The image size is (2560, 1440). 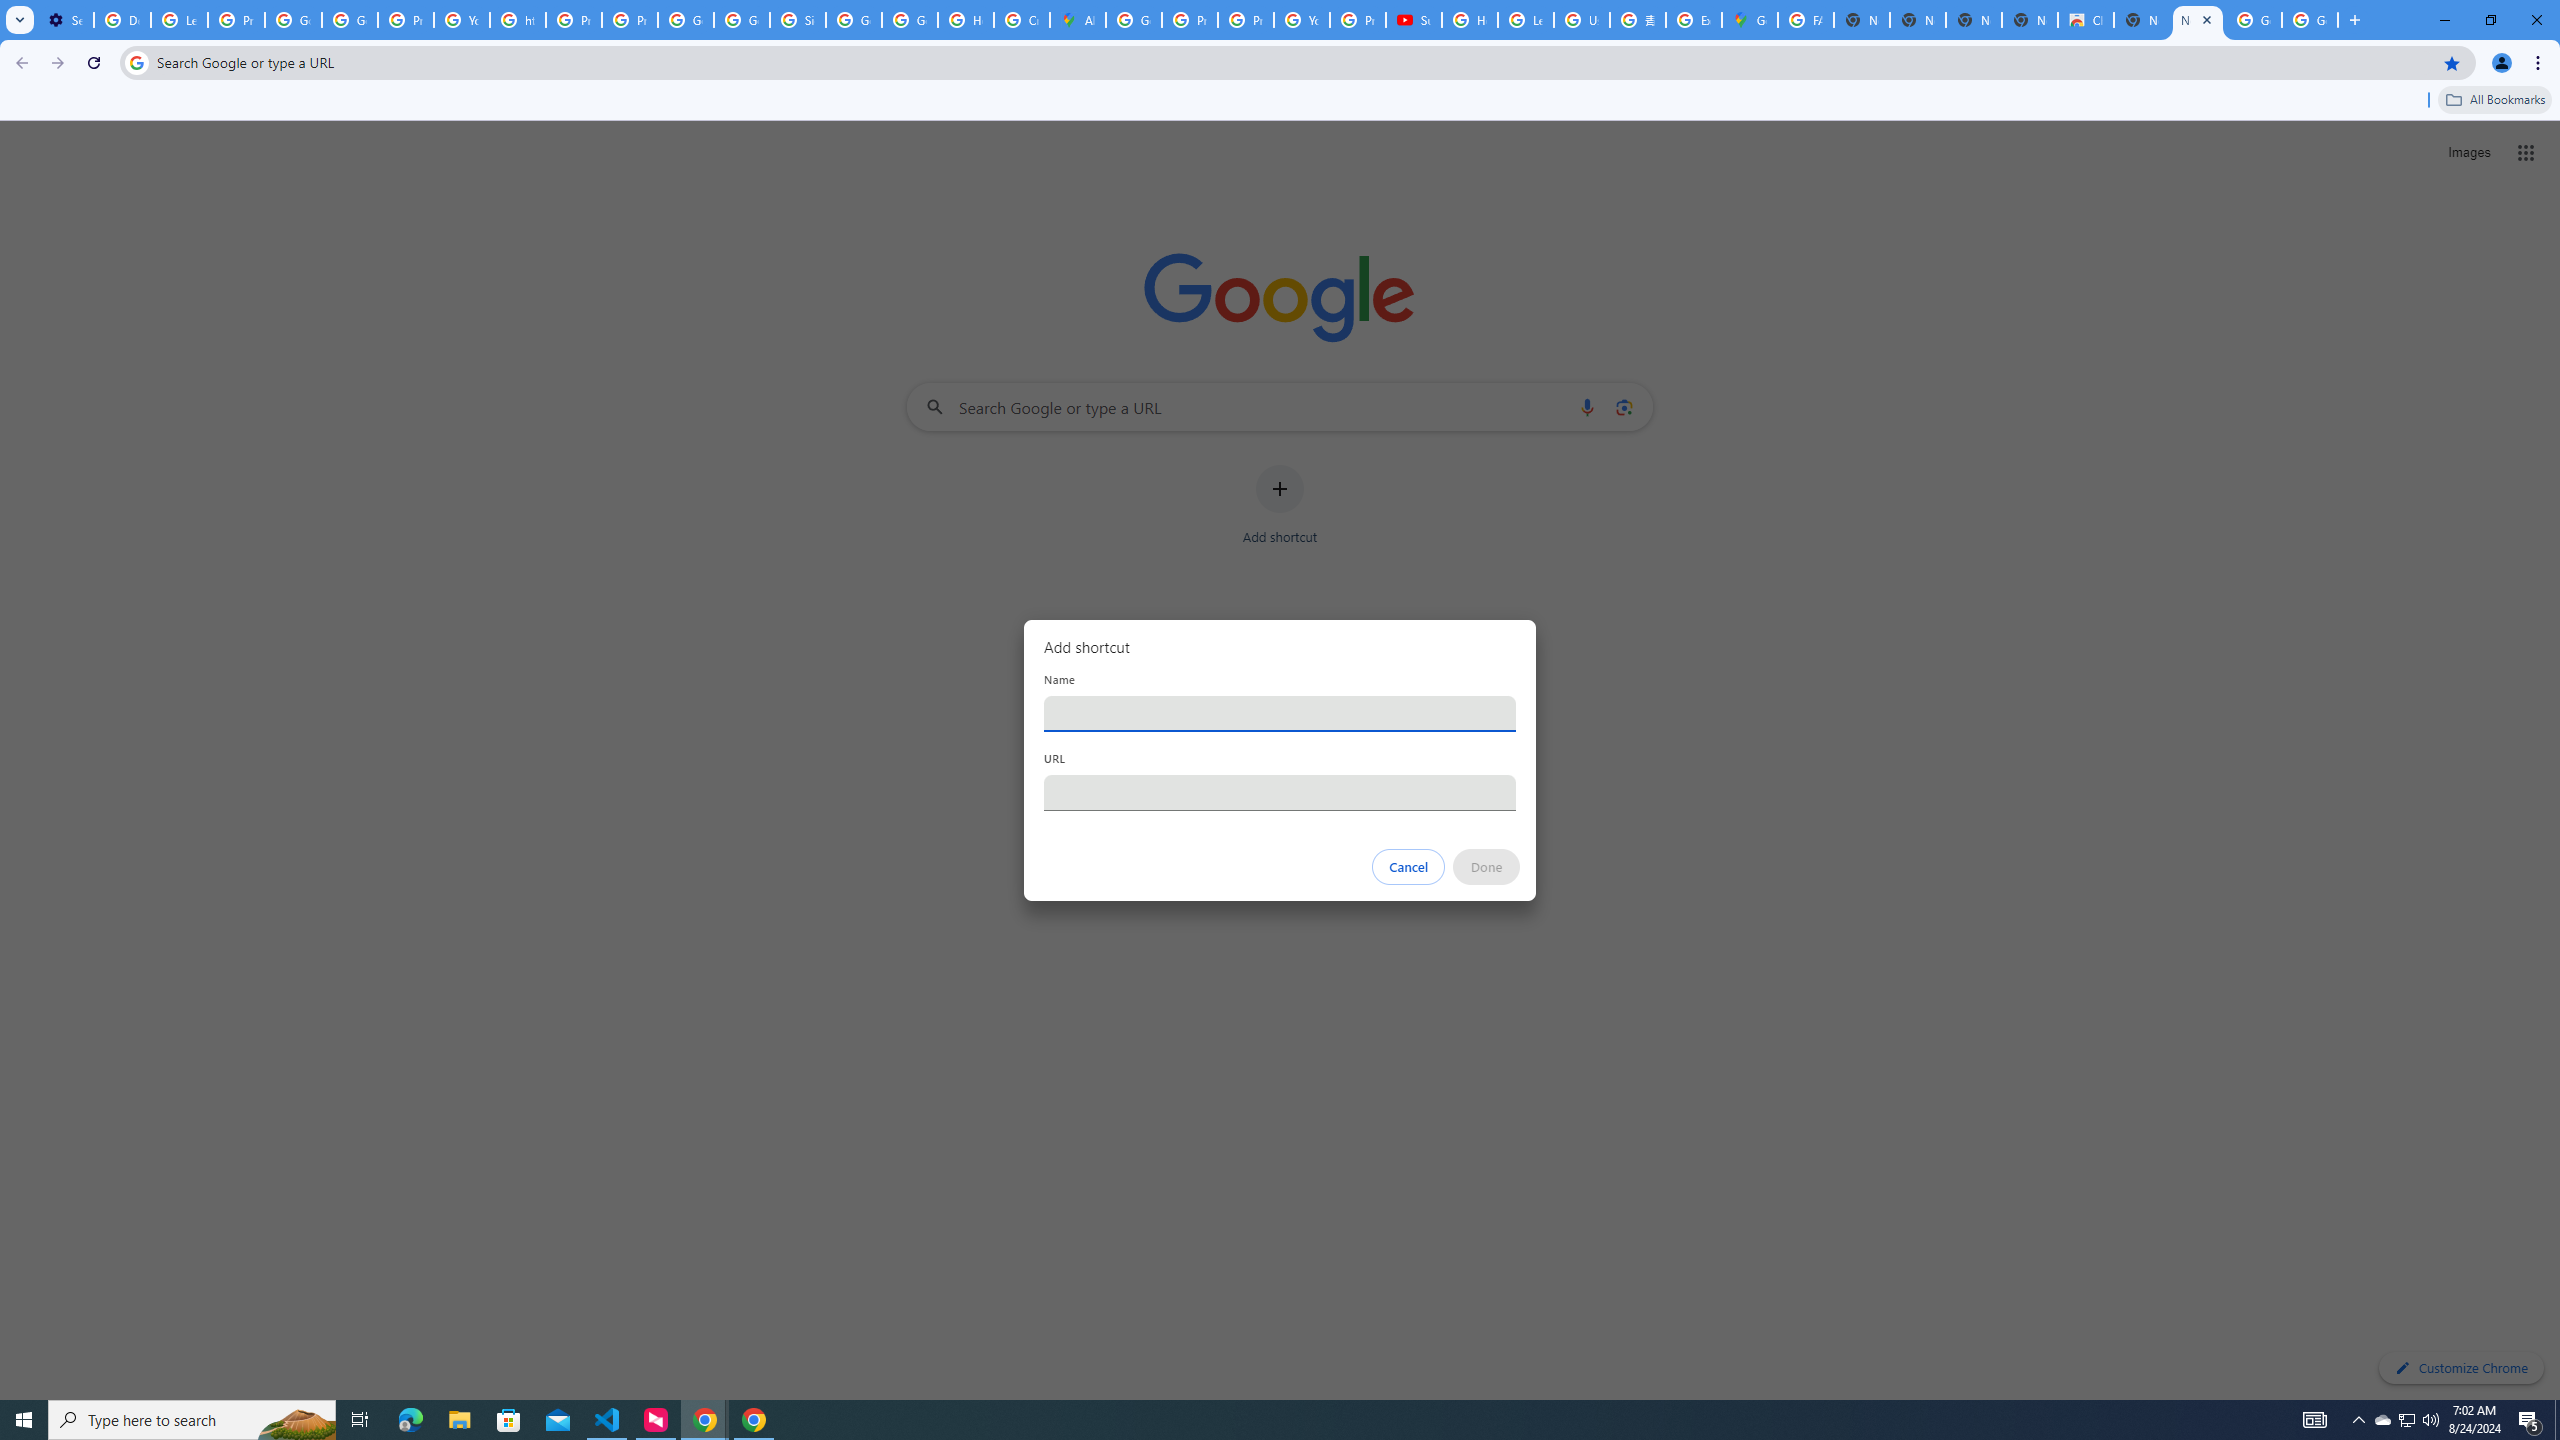 I want to click on 'Explore new street-level details - Google Maps Help', so click(x=1692, y=19).